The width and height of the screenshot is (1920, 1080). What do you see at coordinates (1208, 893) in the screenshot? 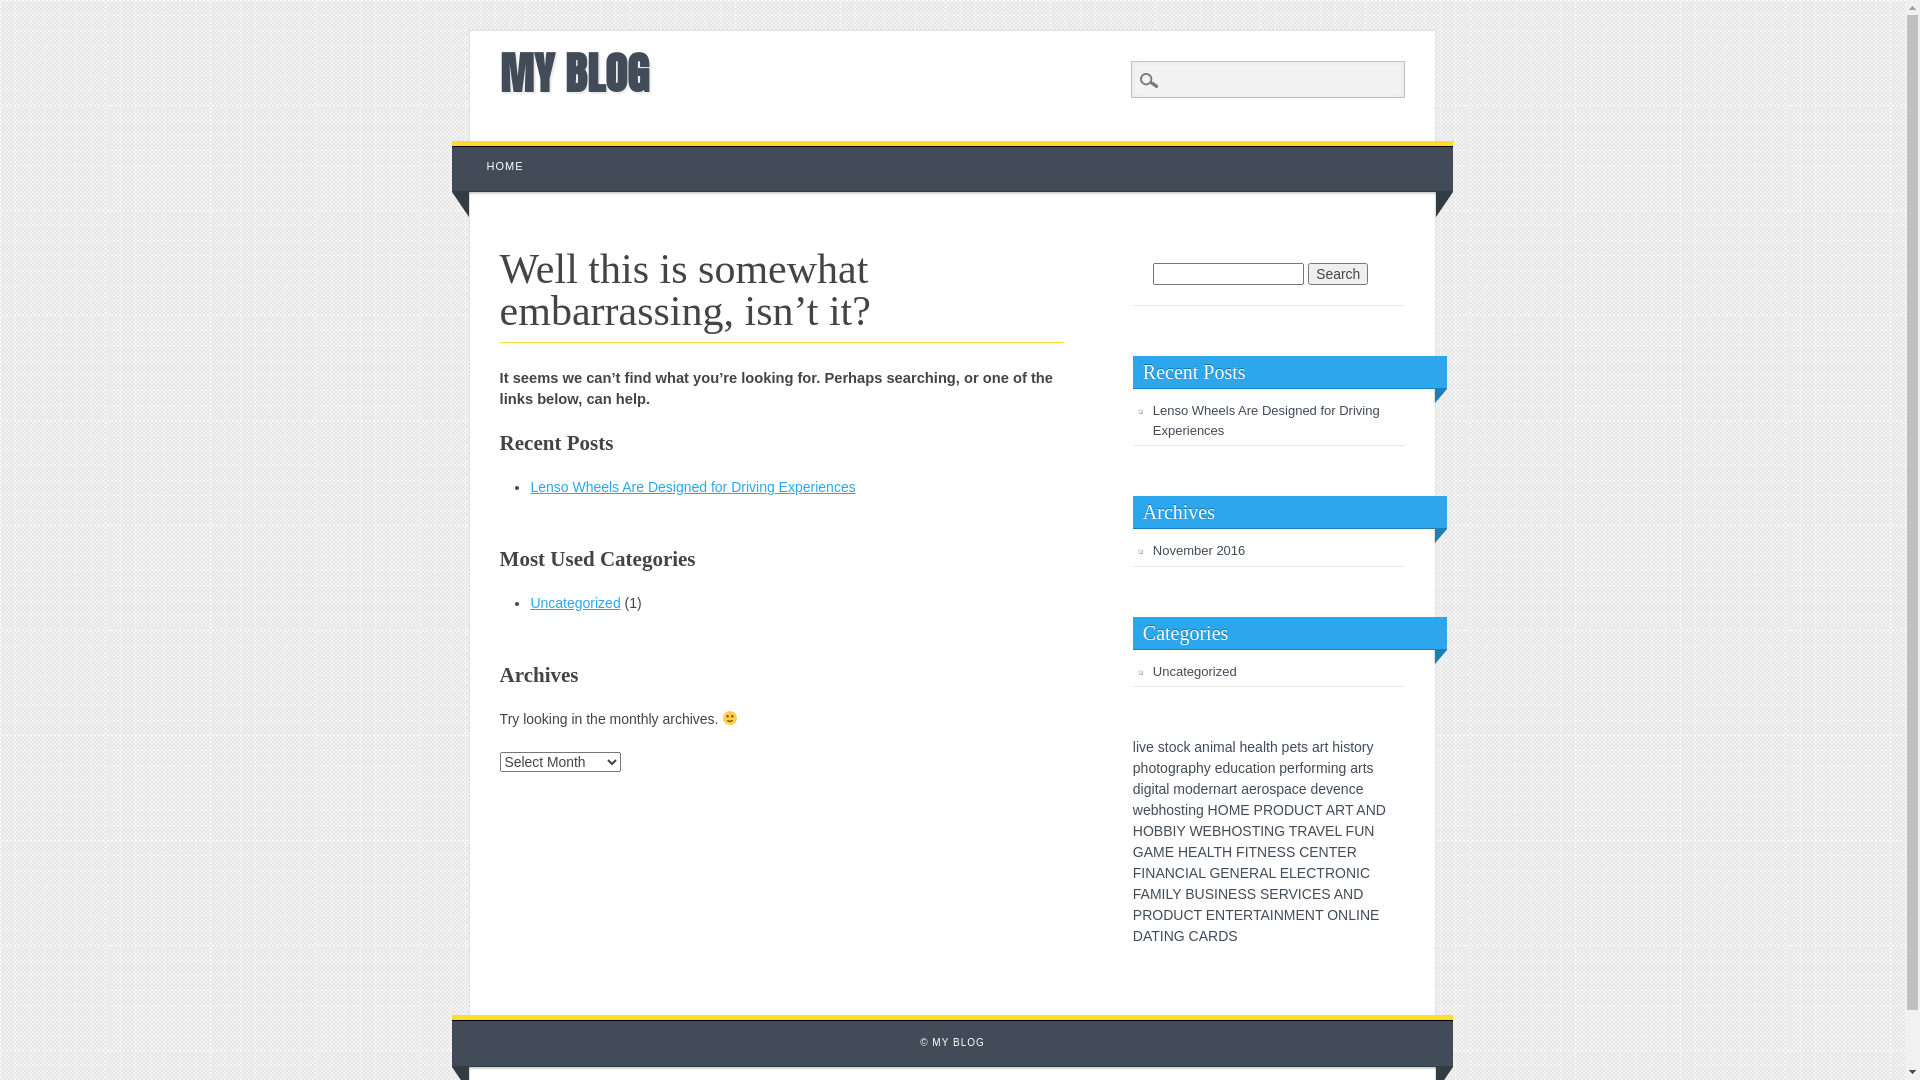
I see `'S'` at bounding box center [1208, 893].